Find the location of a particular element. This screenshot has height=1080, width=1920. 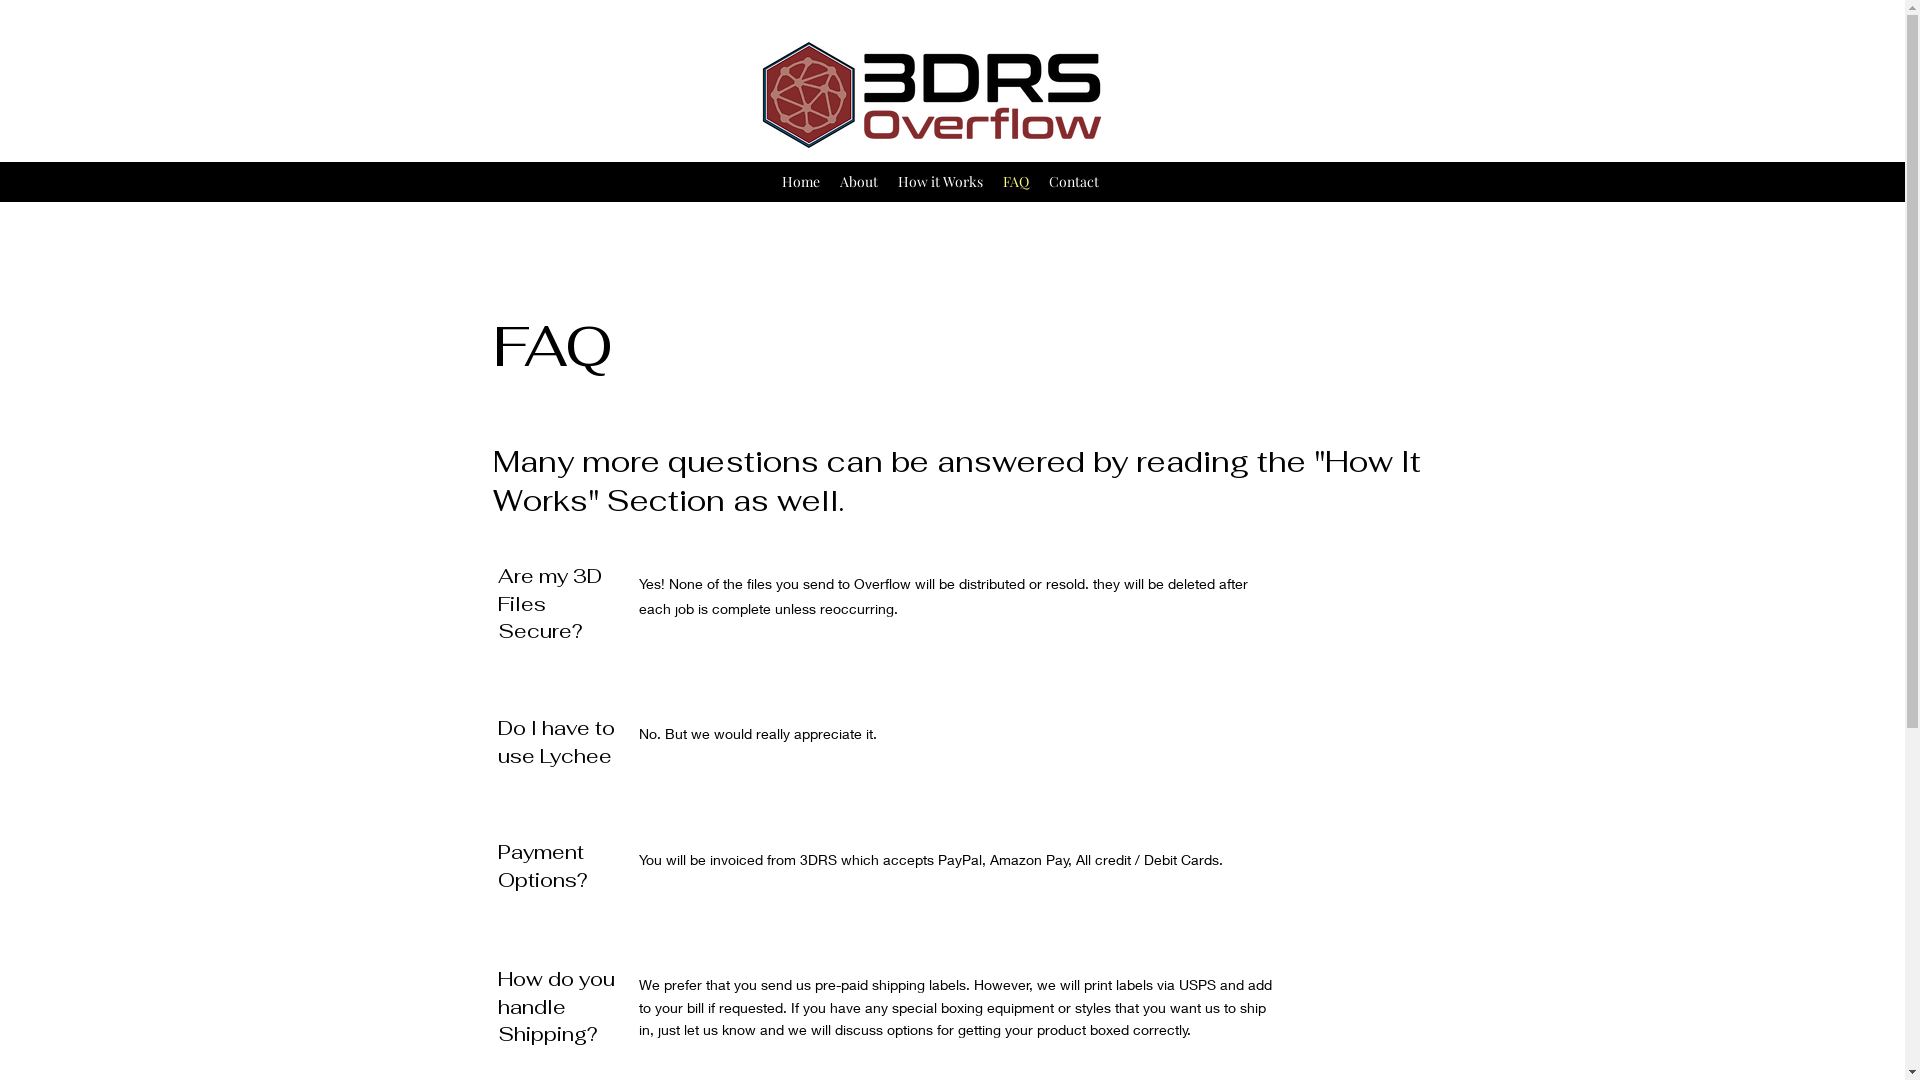

'Contact' is located at coordinates (1072, 181).